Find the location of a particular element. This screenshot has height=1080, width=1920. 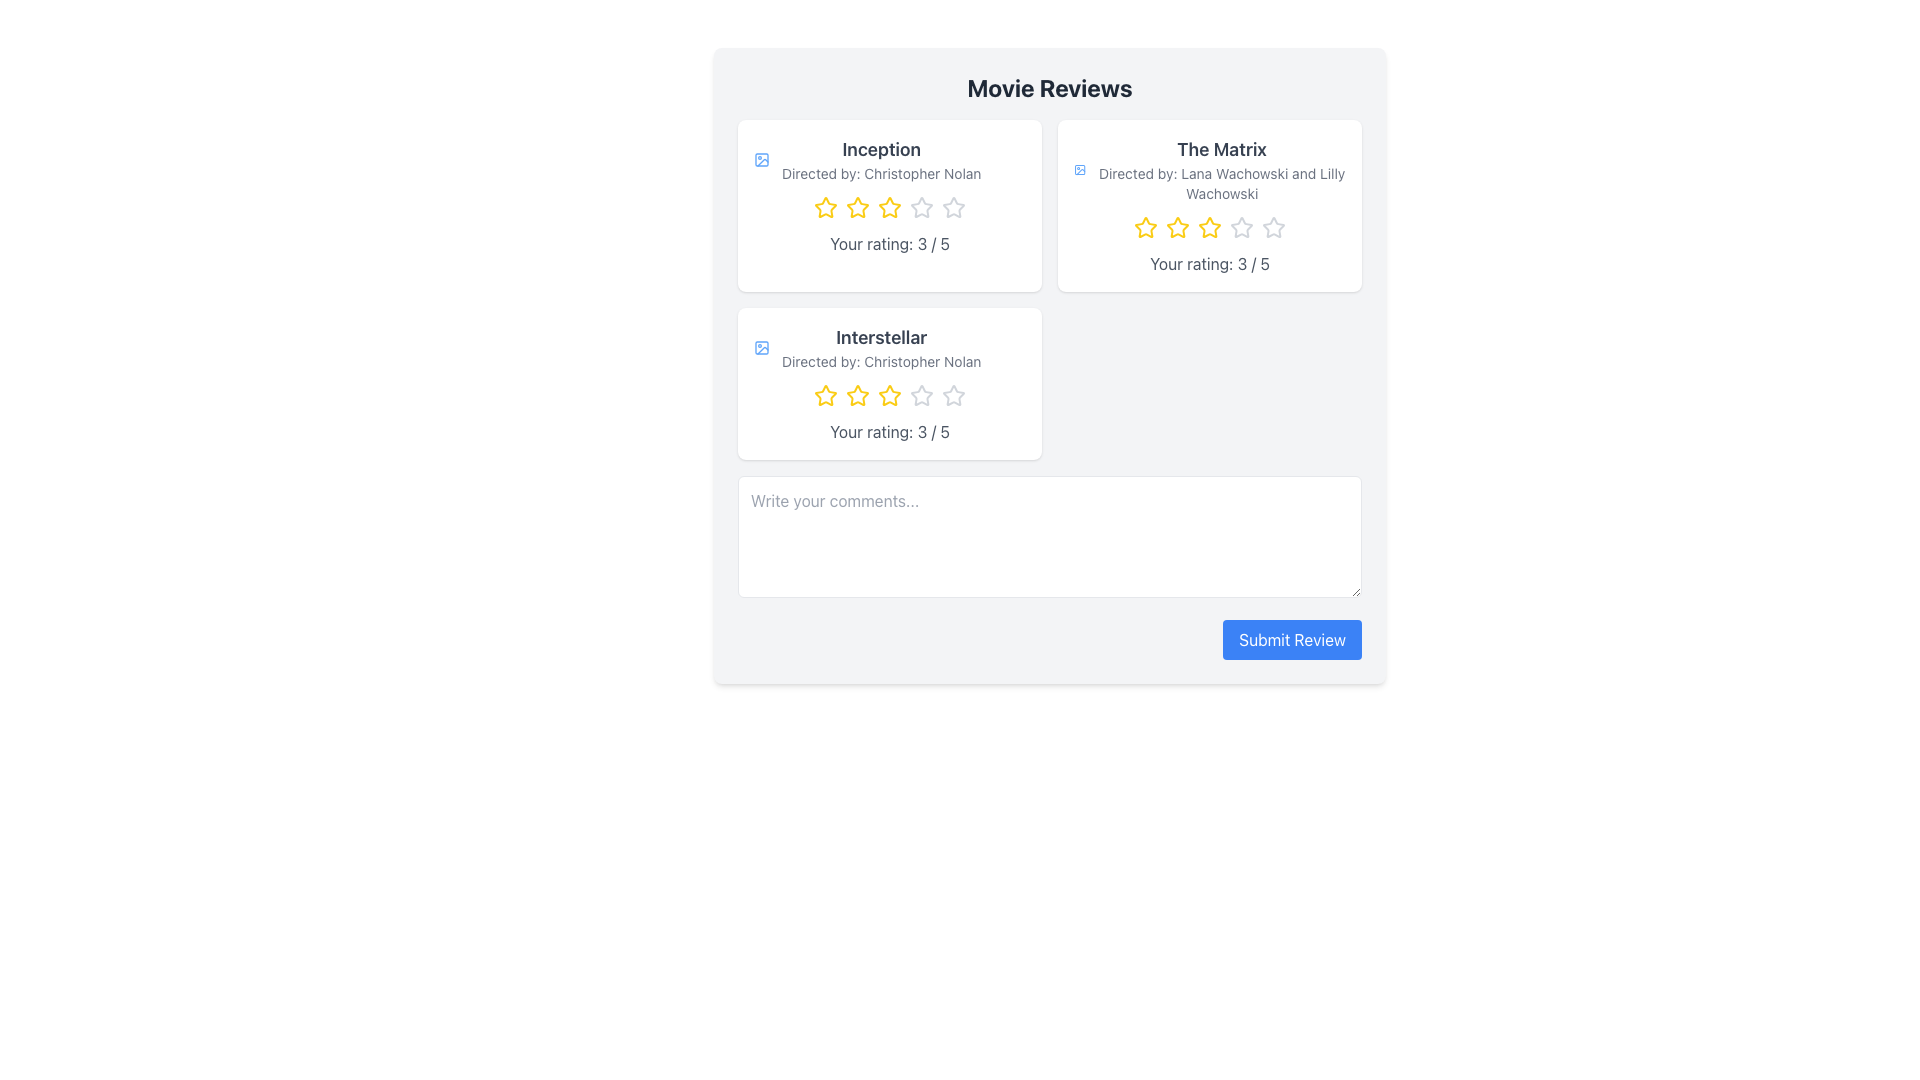

the third star icon in the five-star rating system located in the review card for 'Interstellar' is located at coordinates (920, 395).